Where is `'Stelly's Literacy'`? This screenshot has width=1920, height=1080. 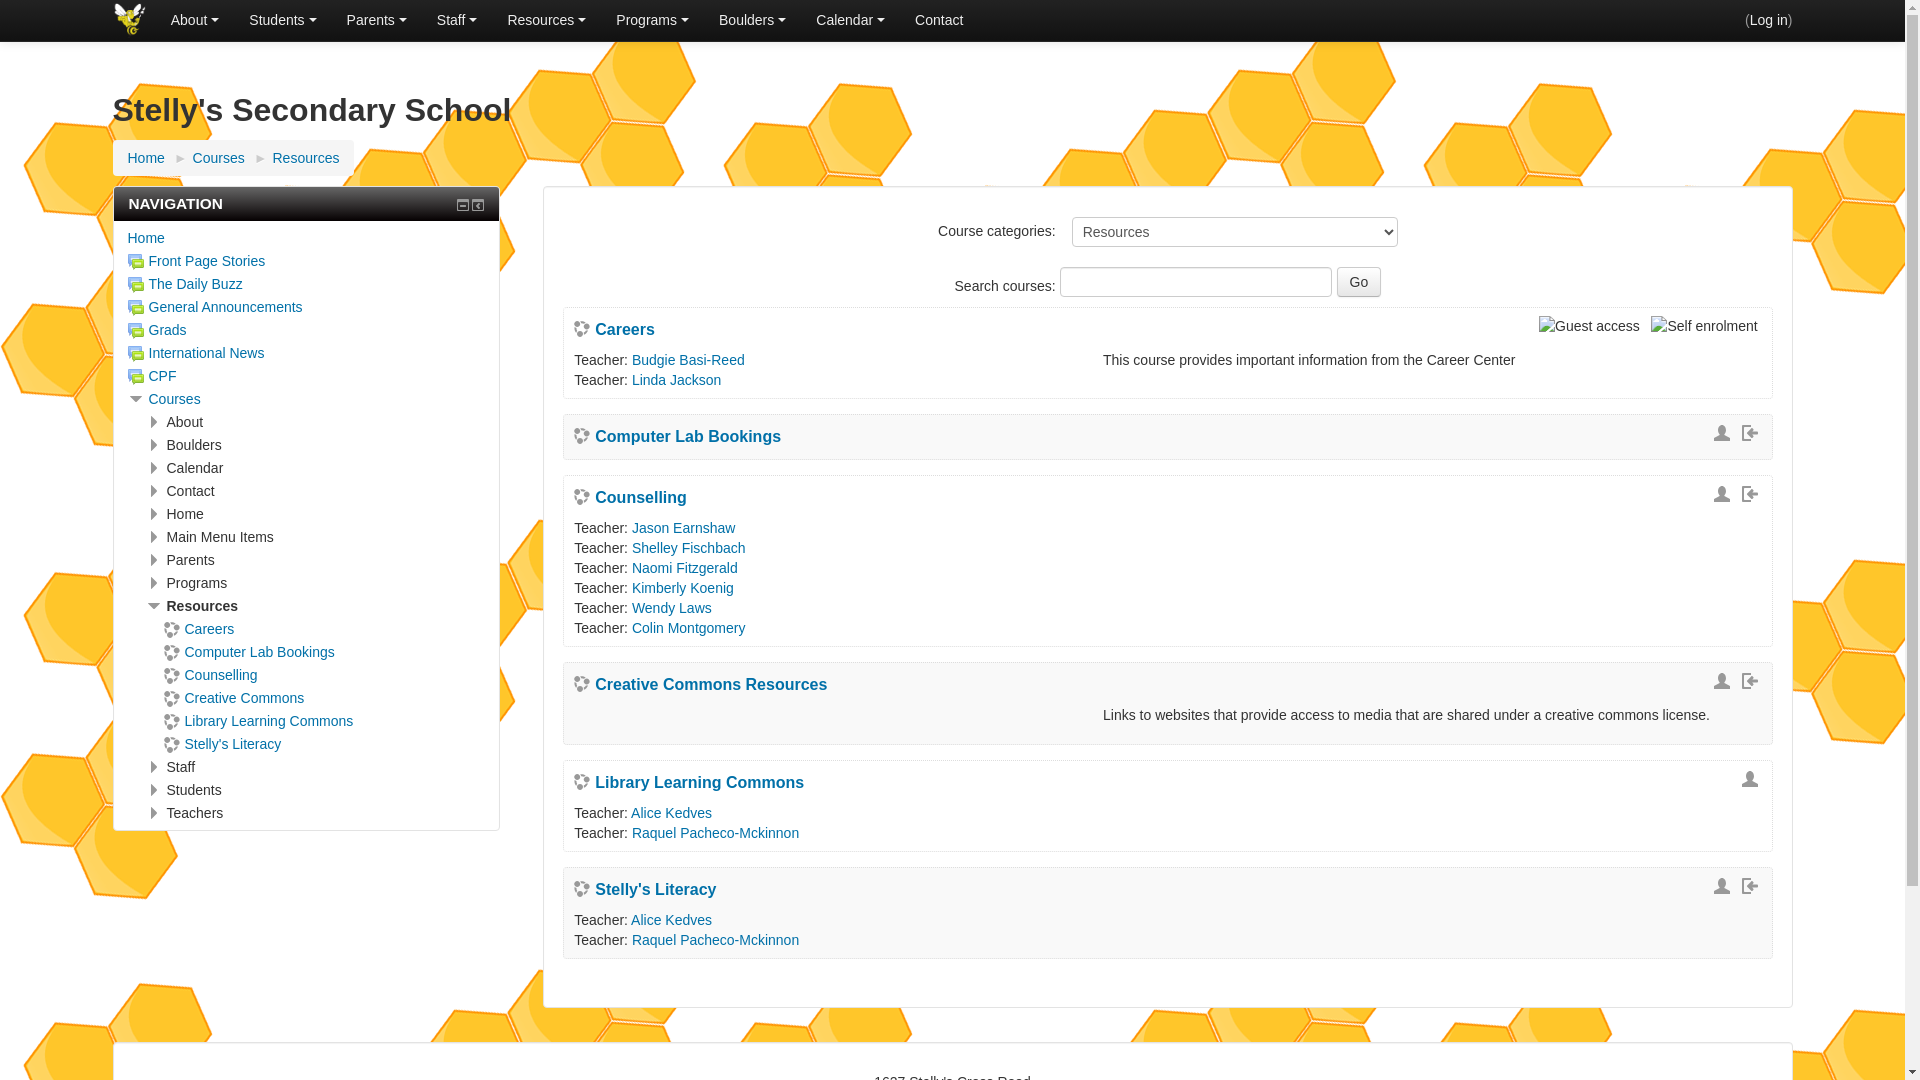
'Stelly's Literacy' is located at coordinates (644, 889).